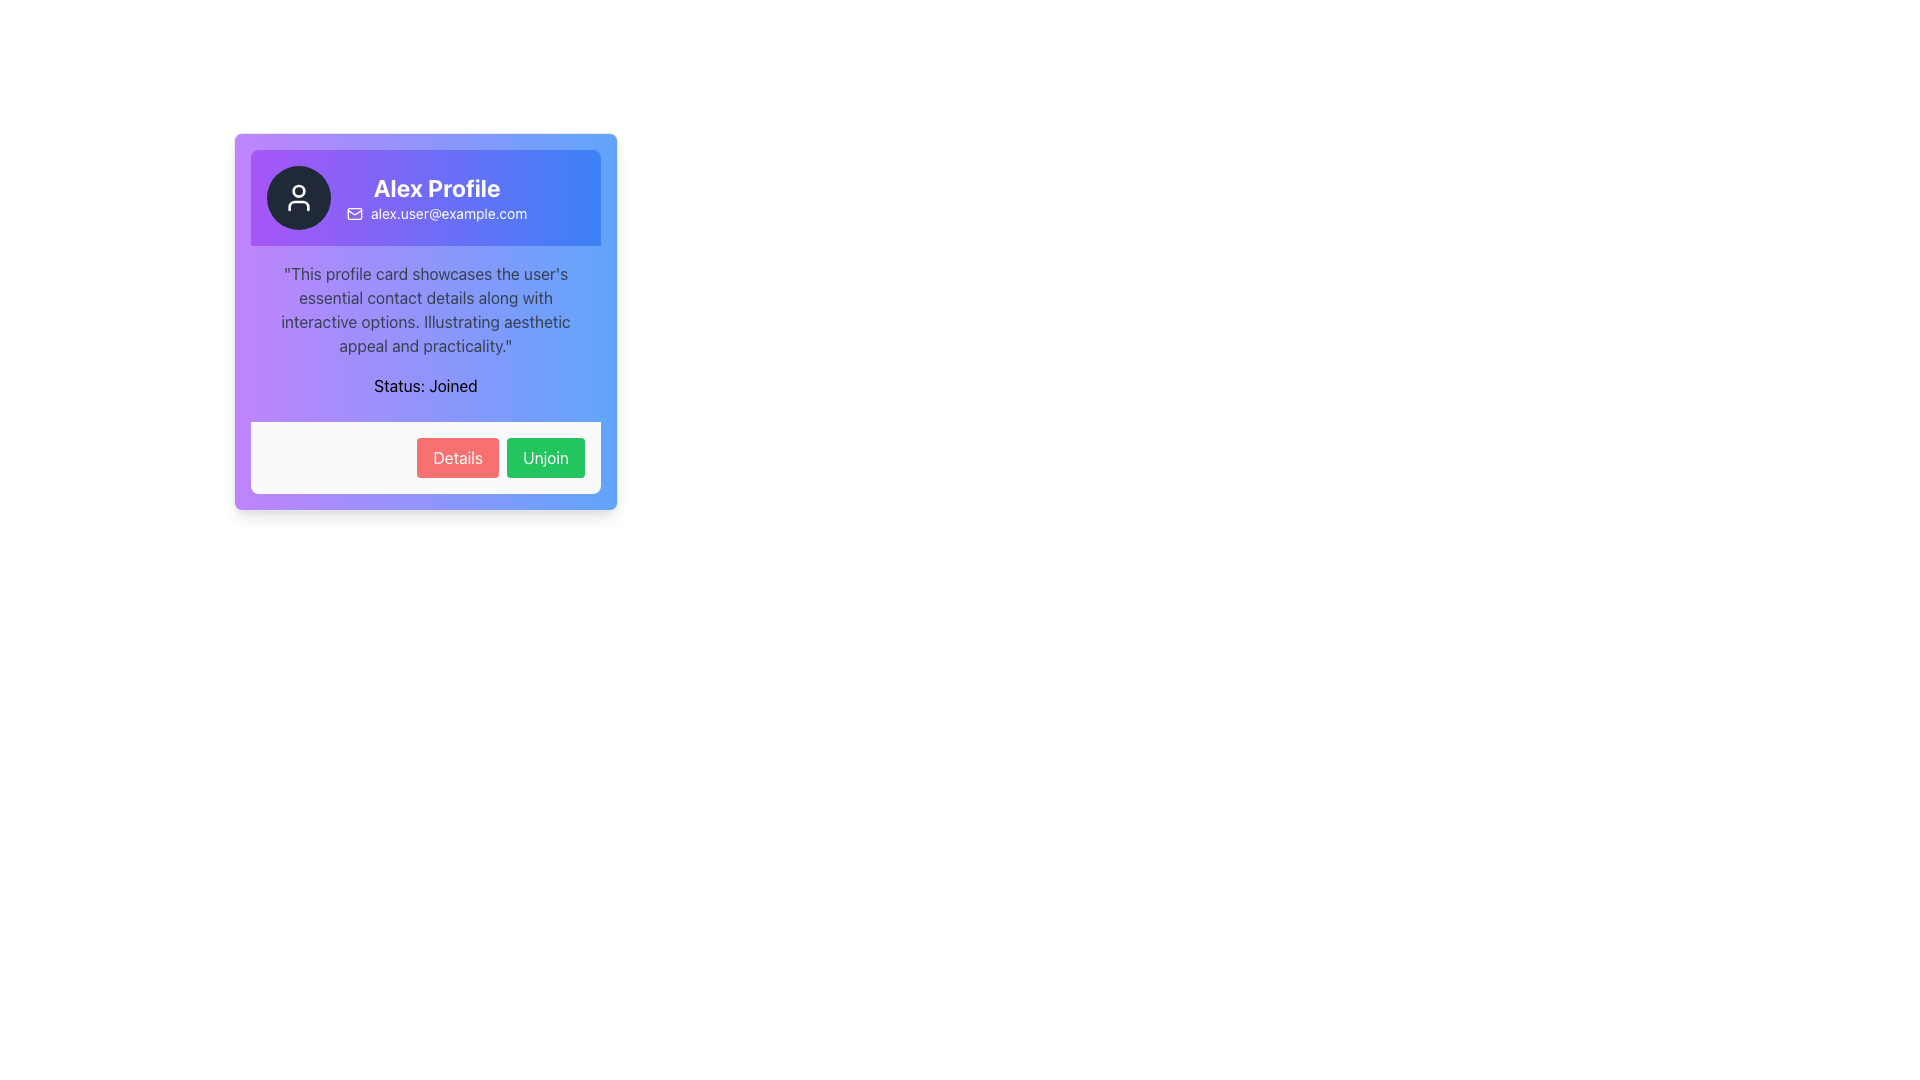  Describe the element at coordinates (425, 197) in the screenshot. I see `the header labeled 'Alex Profile' that includes a user icon and an email address below, by clicking on it to use the information presented` at that location.